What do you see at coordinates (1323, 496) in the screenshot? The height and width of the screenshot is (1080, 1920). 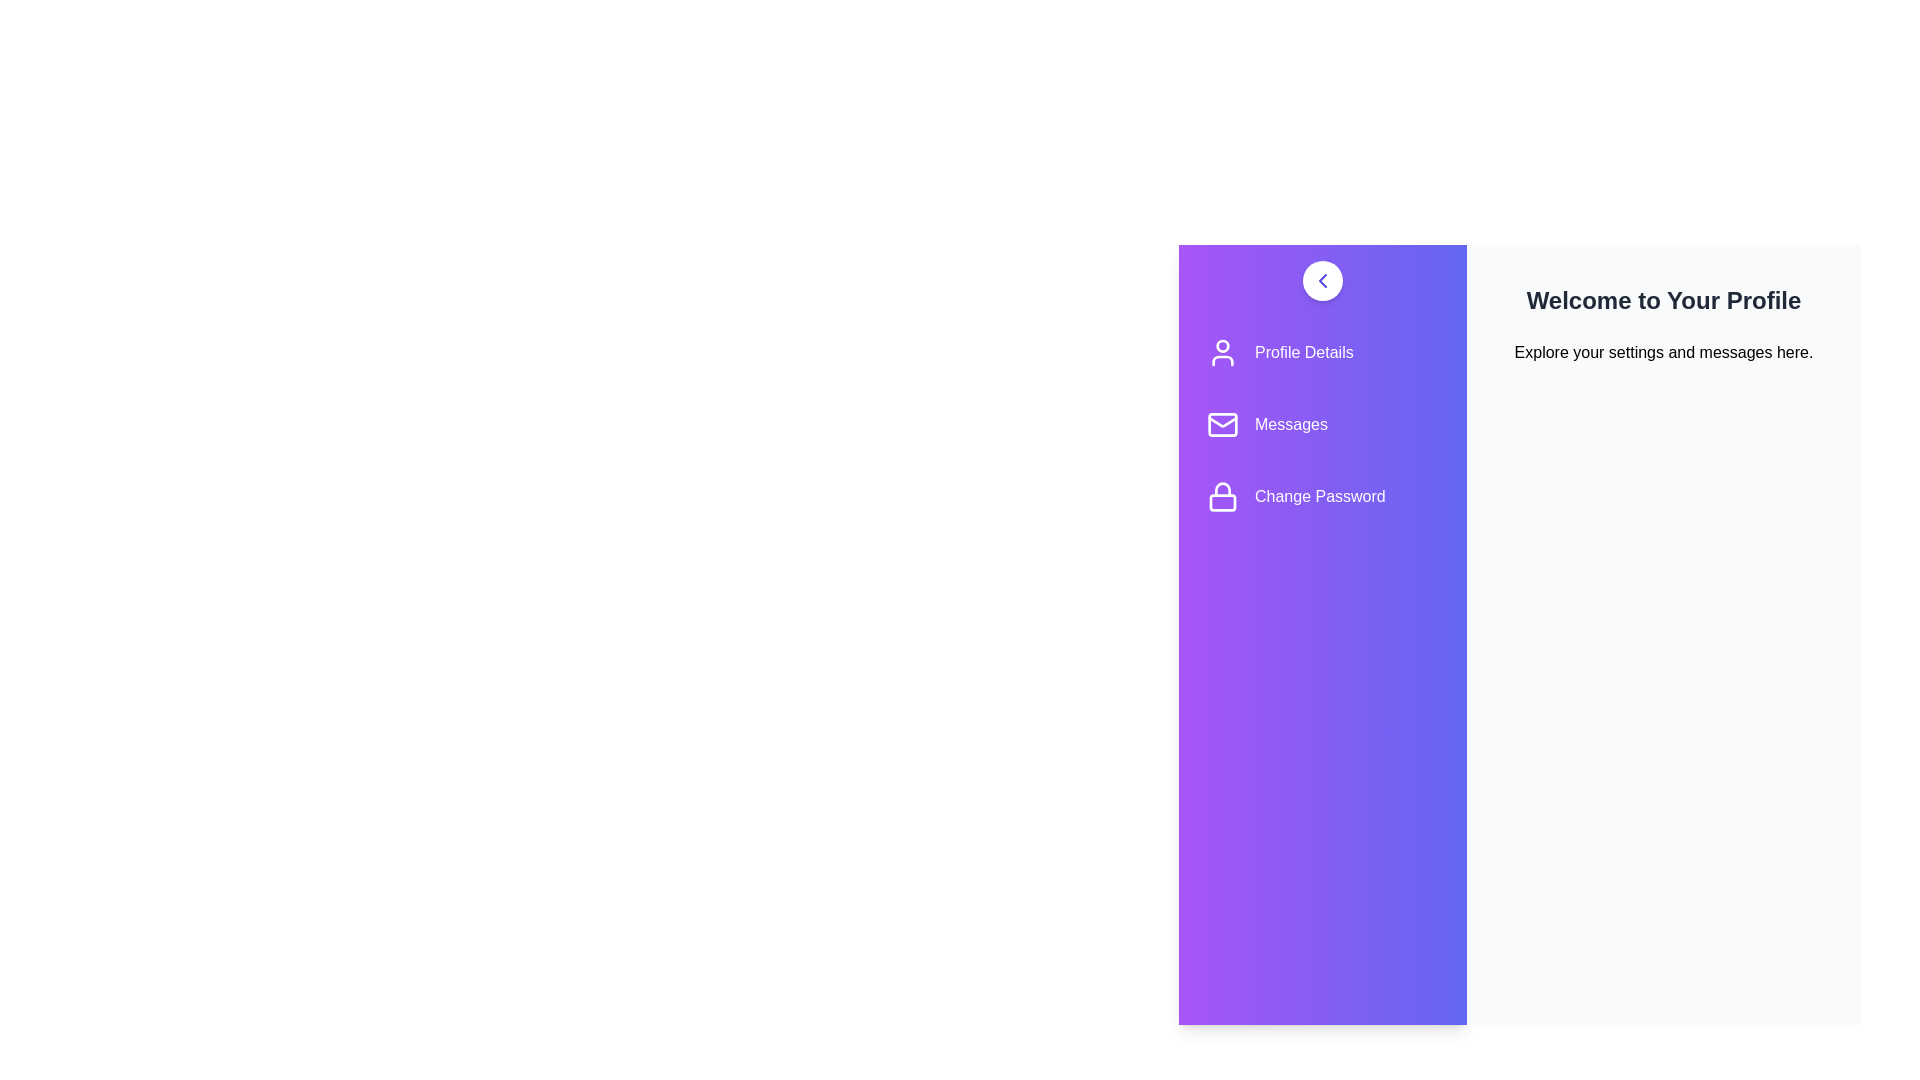 I see `the menu item corresponding to Change Password` at bounding box center [1323, 496].